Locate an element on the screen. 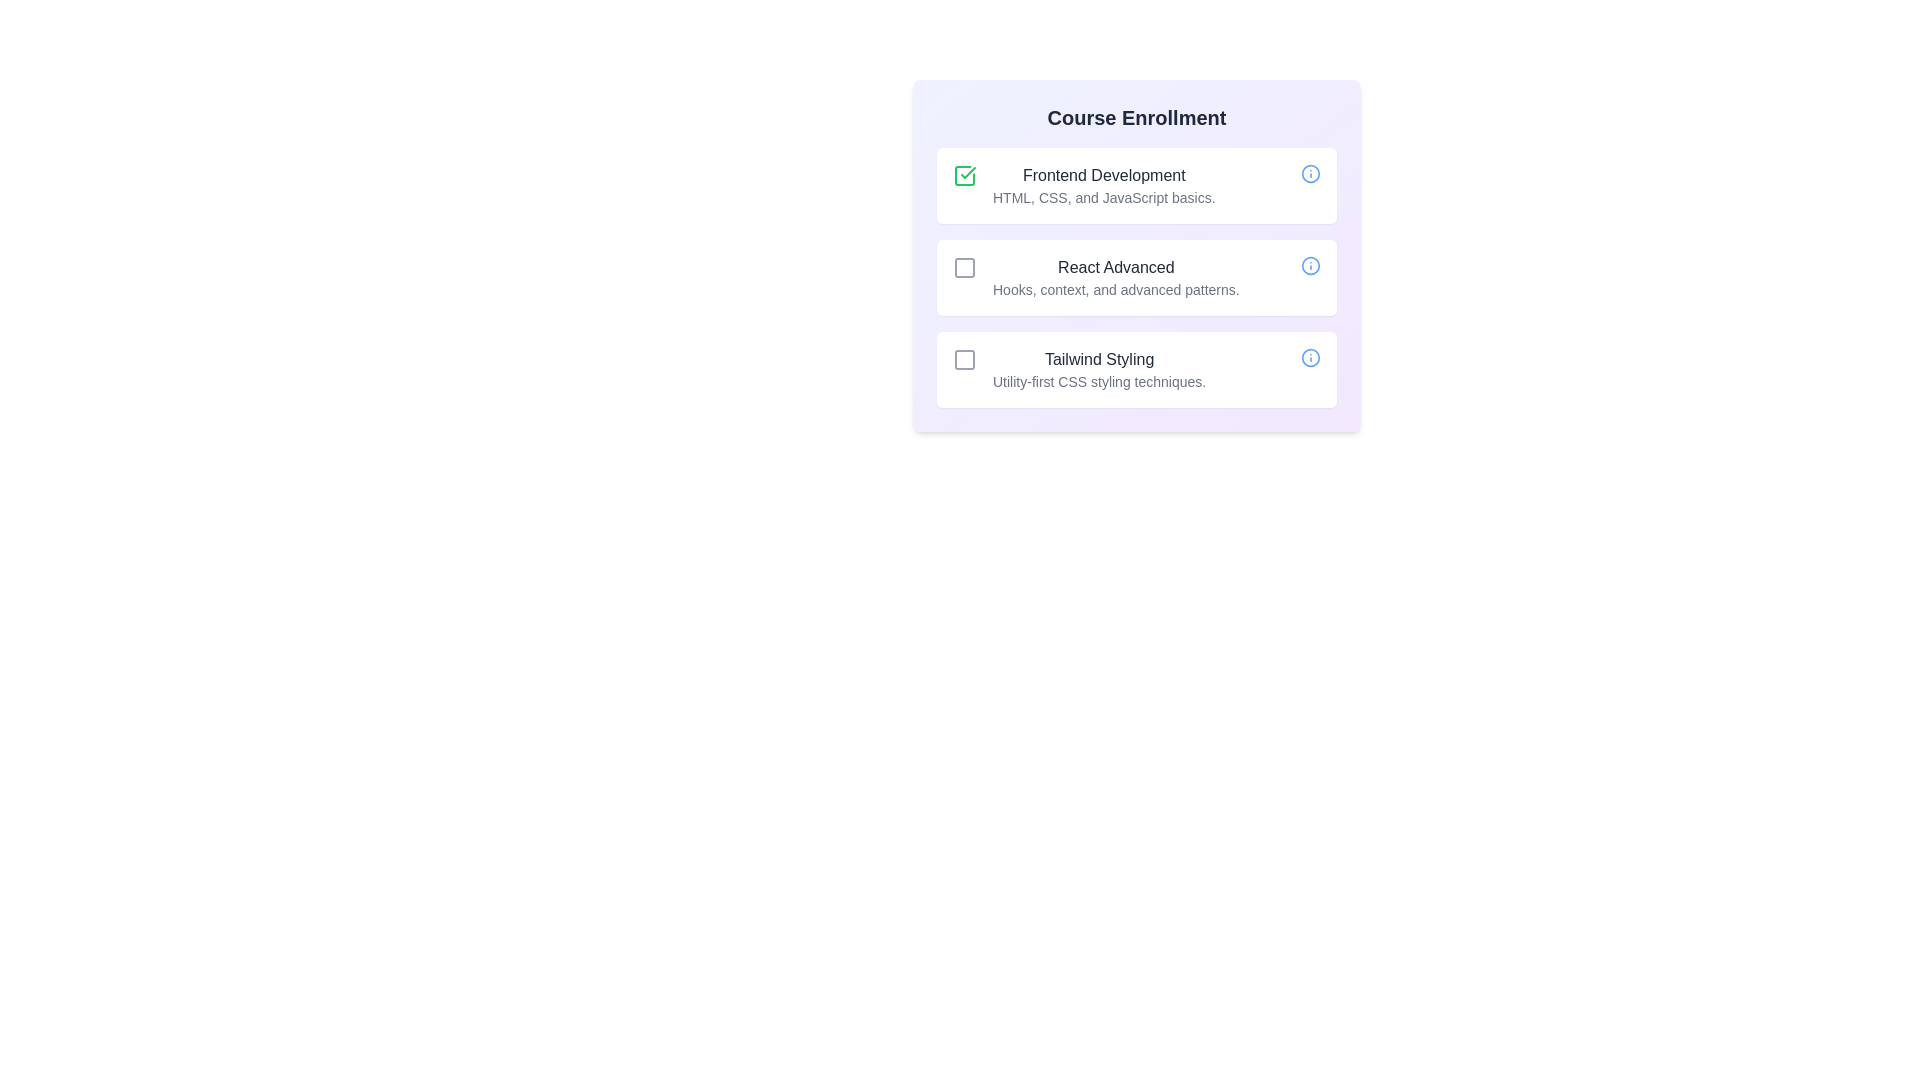 Image resolution: width=1920 pixels, height=1080 pixels. the circular SVG element that represents an information point, located to the right of the 'Tailwind Styling' label in the Course Enrollment section is located at coordinates (1310, 357).